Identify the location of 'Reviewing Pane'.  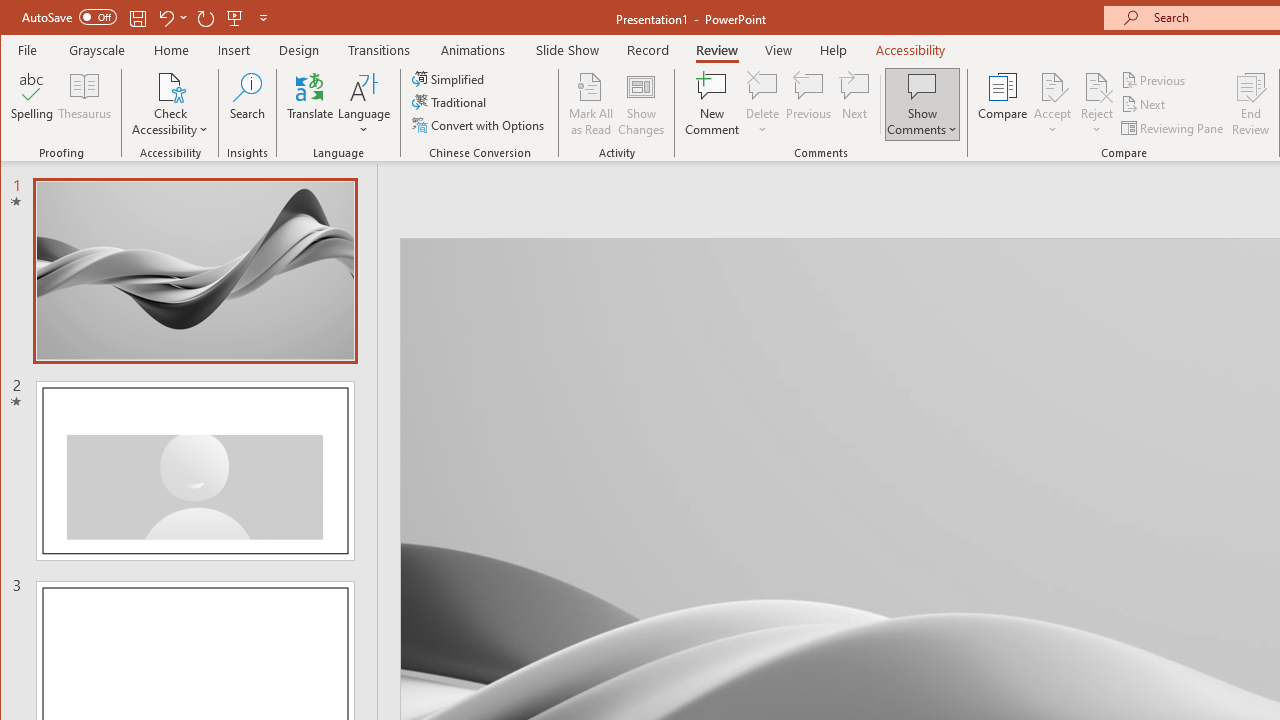
(1173, 128).